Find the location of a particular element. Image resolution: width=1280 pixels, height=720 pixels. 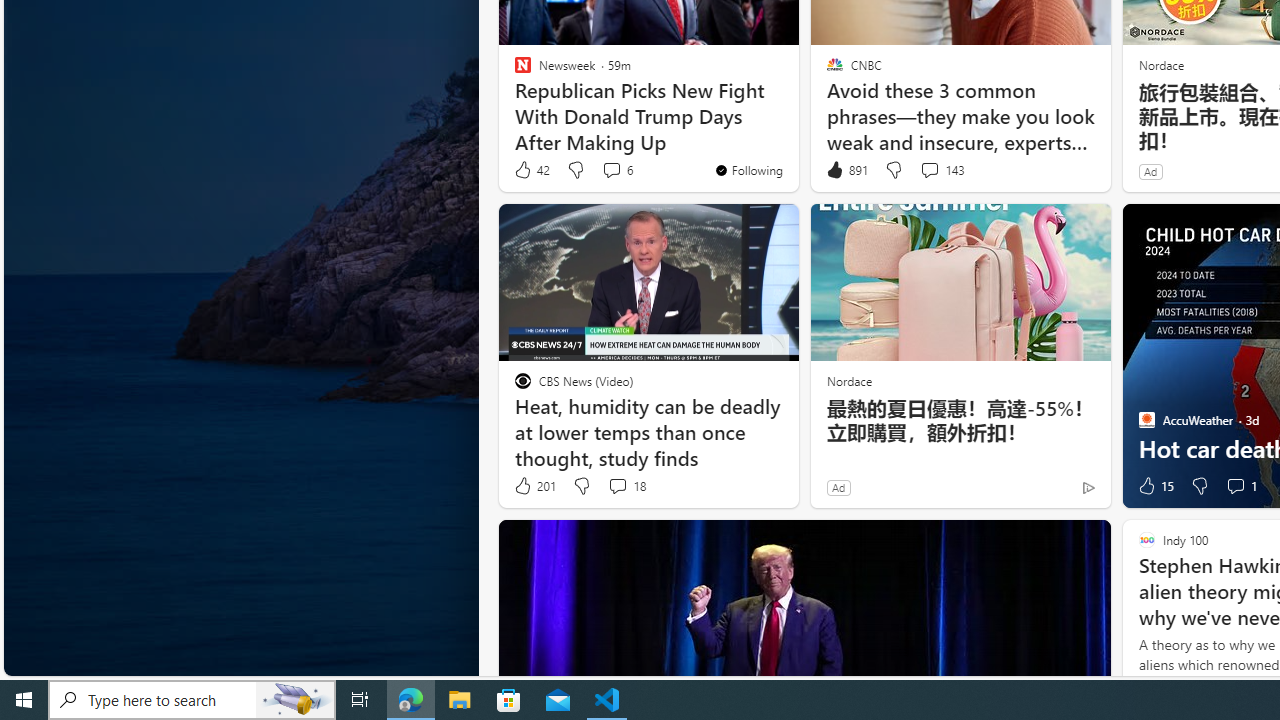

'View comments 143 Comment' is located at coordinates (928, 168).